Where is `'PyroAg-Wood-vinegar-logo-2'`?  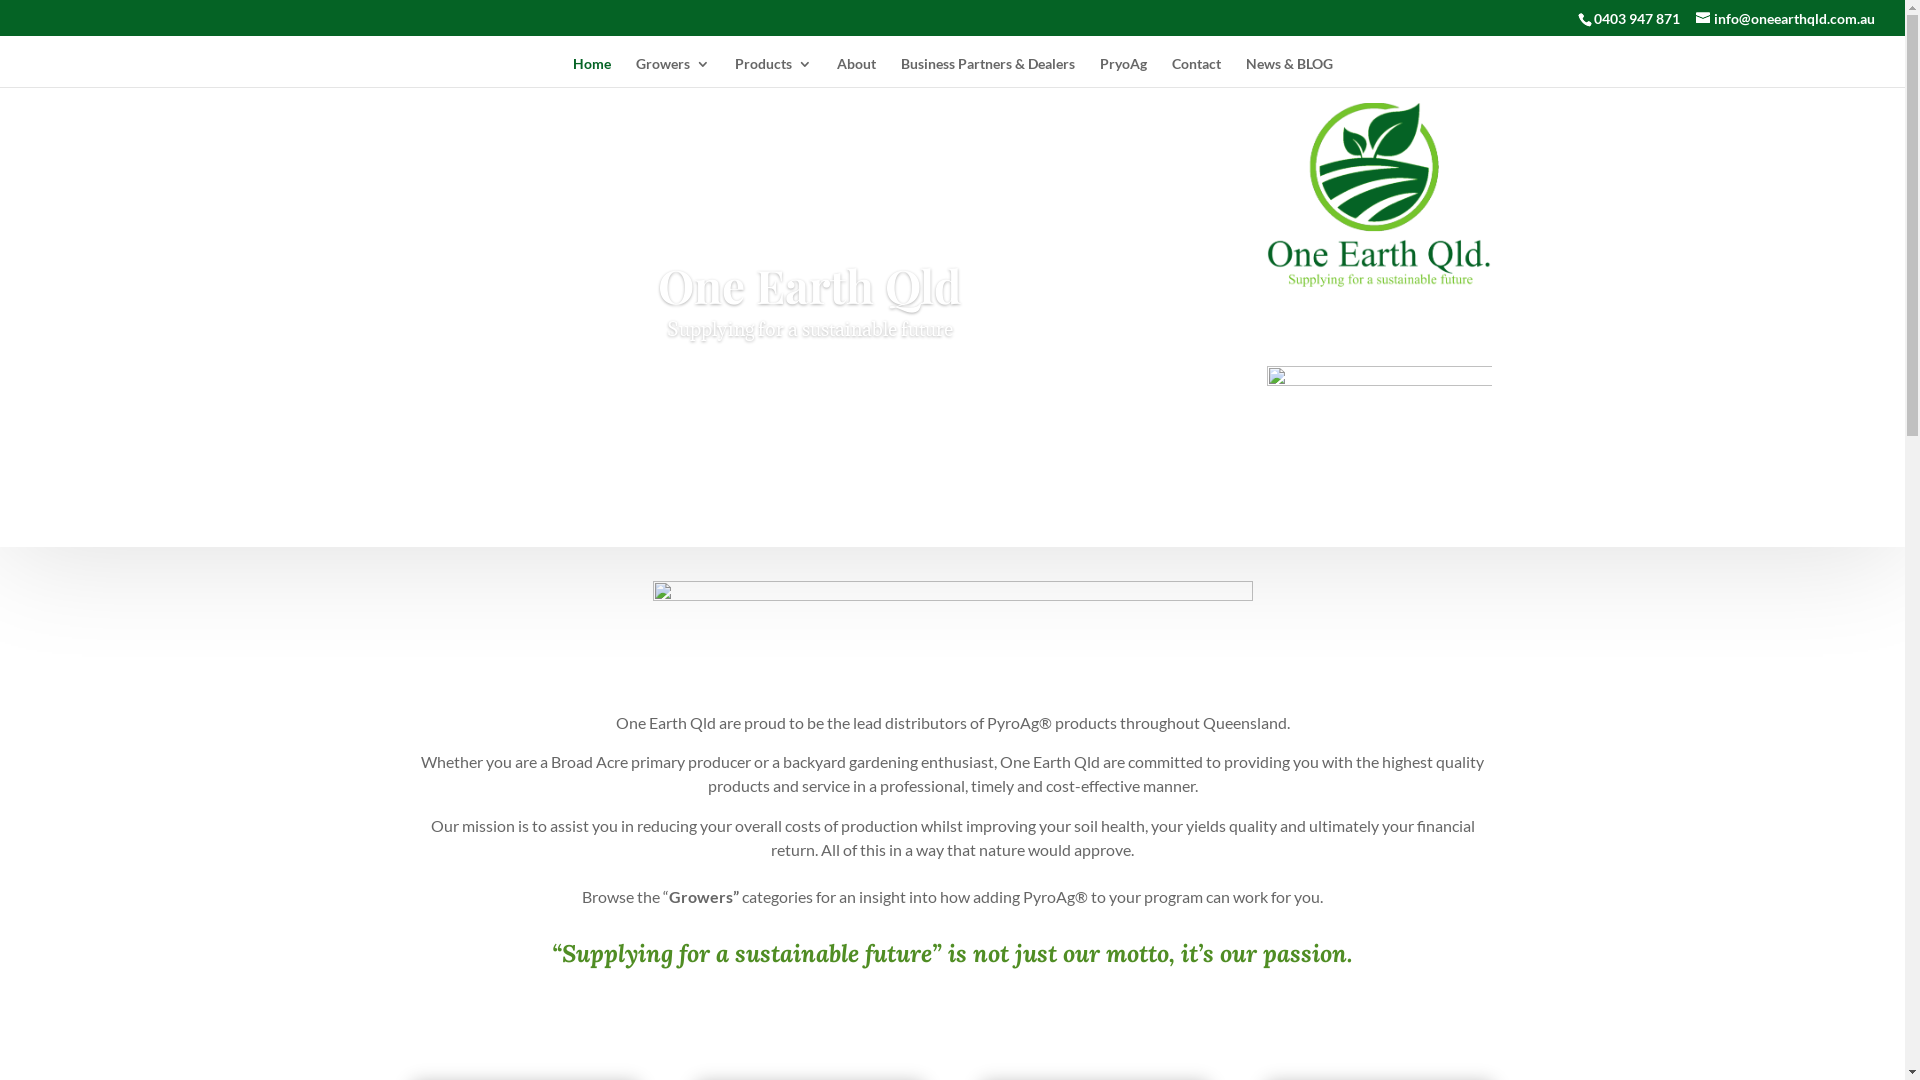 'PyroAg-Wood-vinegar-logo-2' is located at coordinates (1266, 399).